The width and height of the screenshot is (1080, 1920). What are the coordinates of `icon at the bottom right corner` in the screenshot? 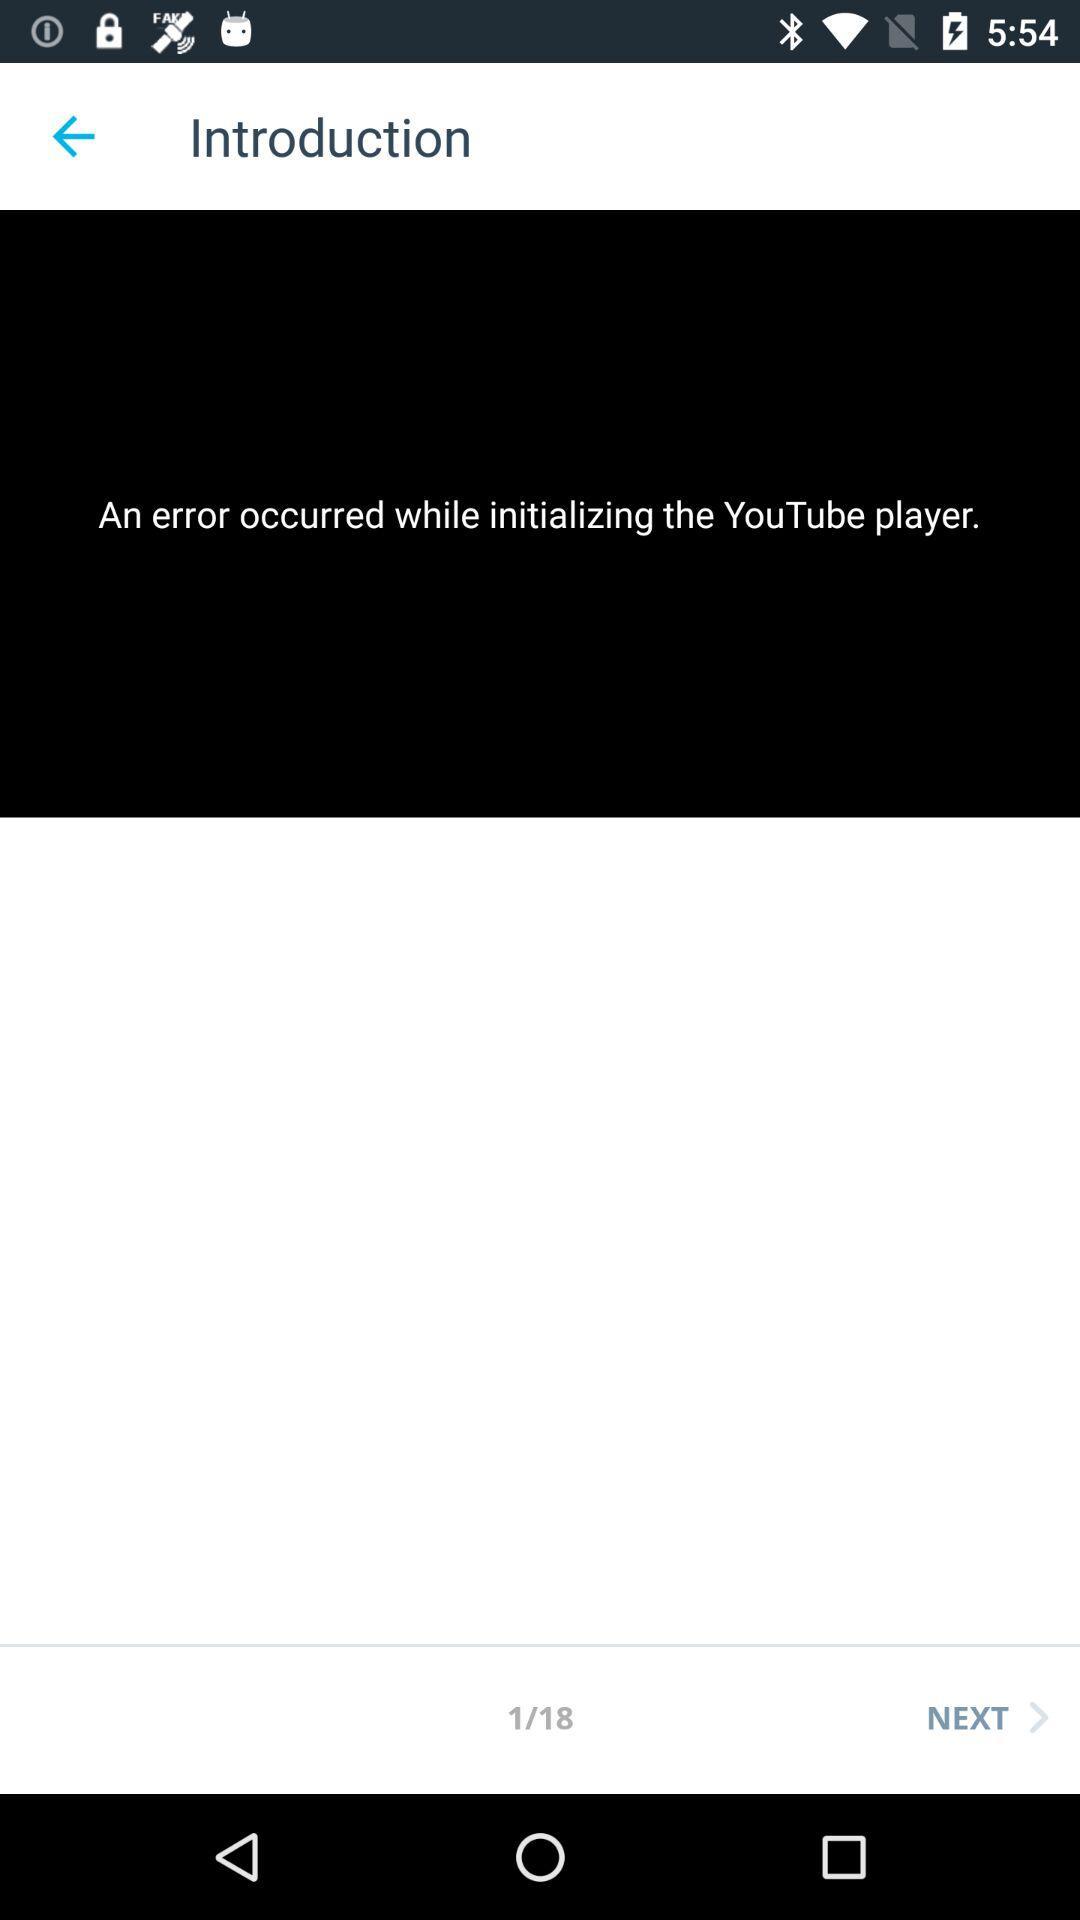 It's located at (986, 1716).